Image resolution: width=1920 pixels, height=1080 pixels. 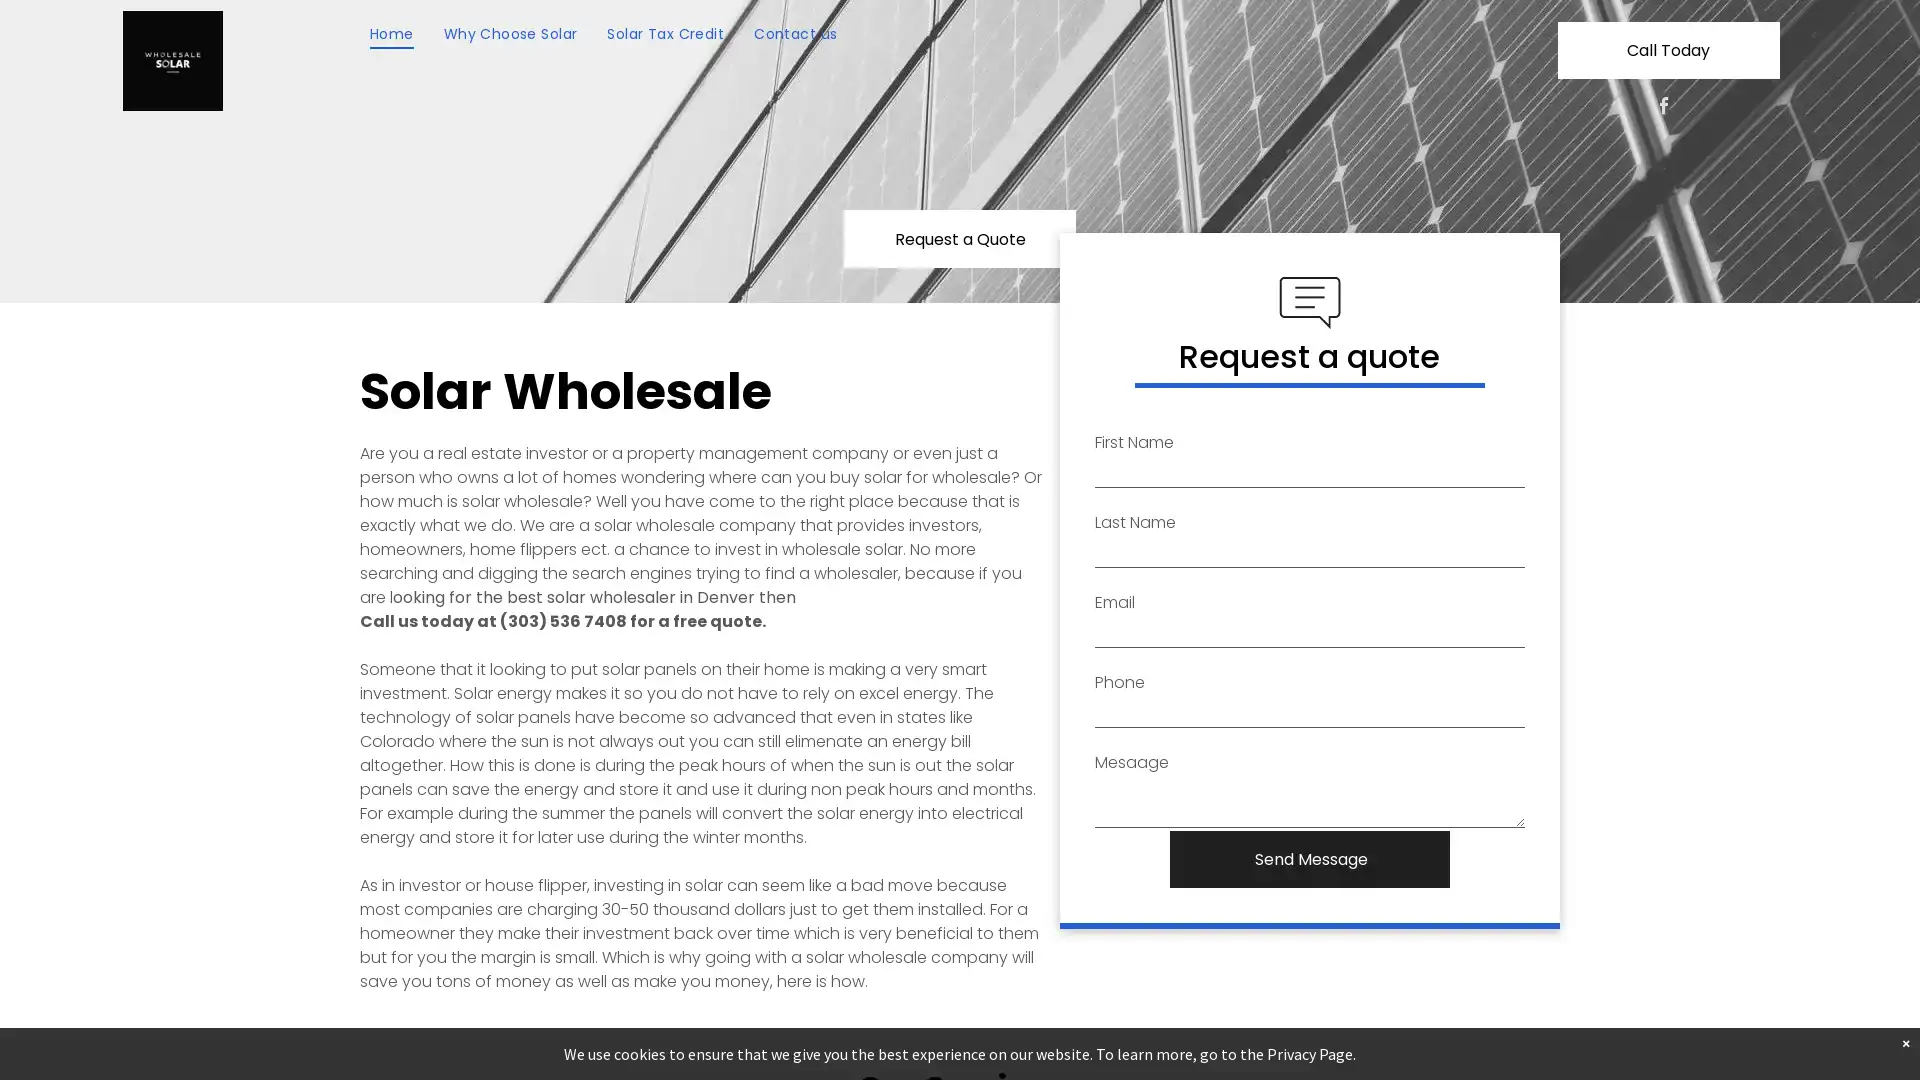 What do you see at coordinates (1311, 858) in the screenshot?
I see `Send Message` at bounding box center [1311, 858].